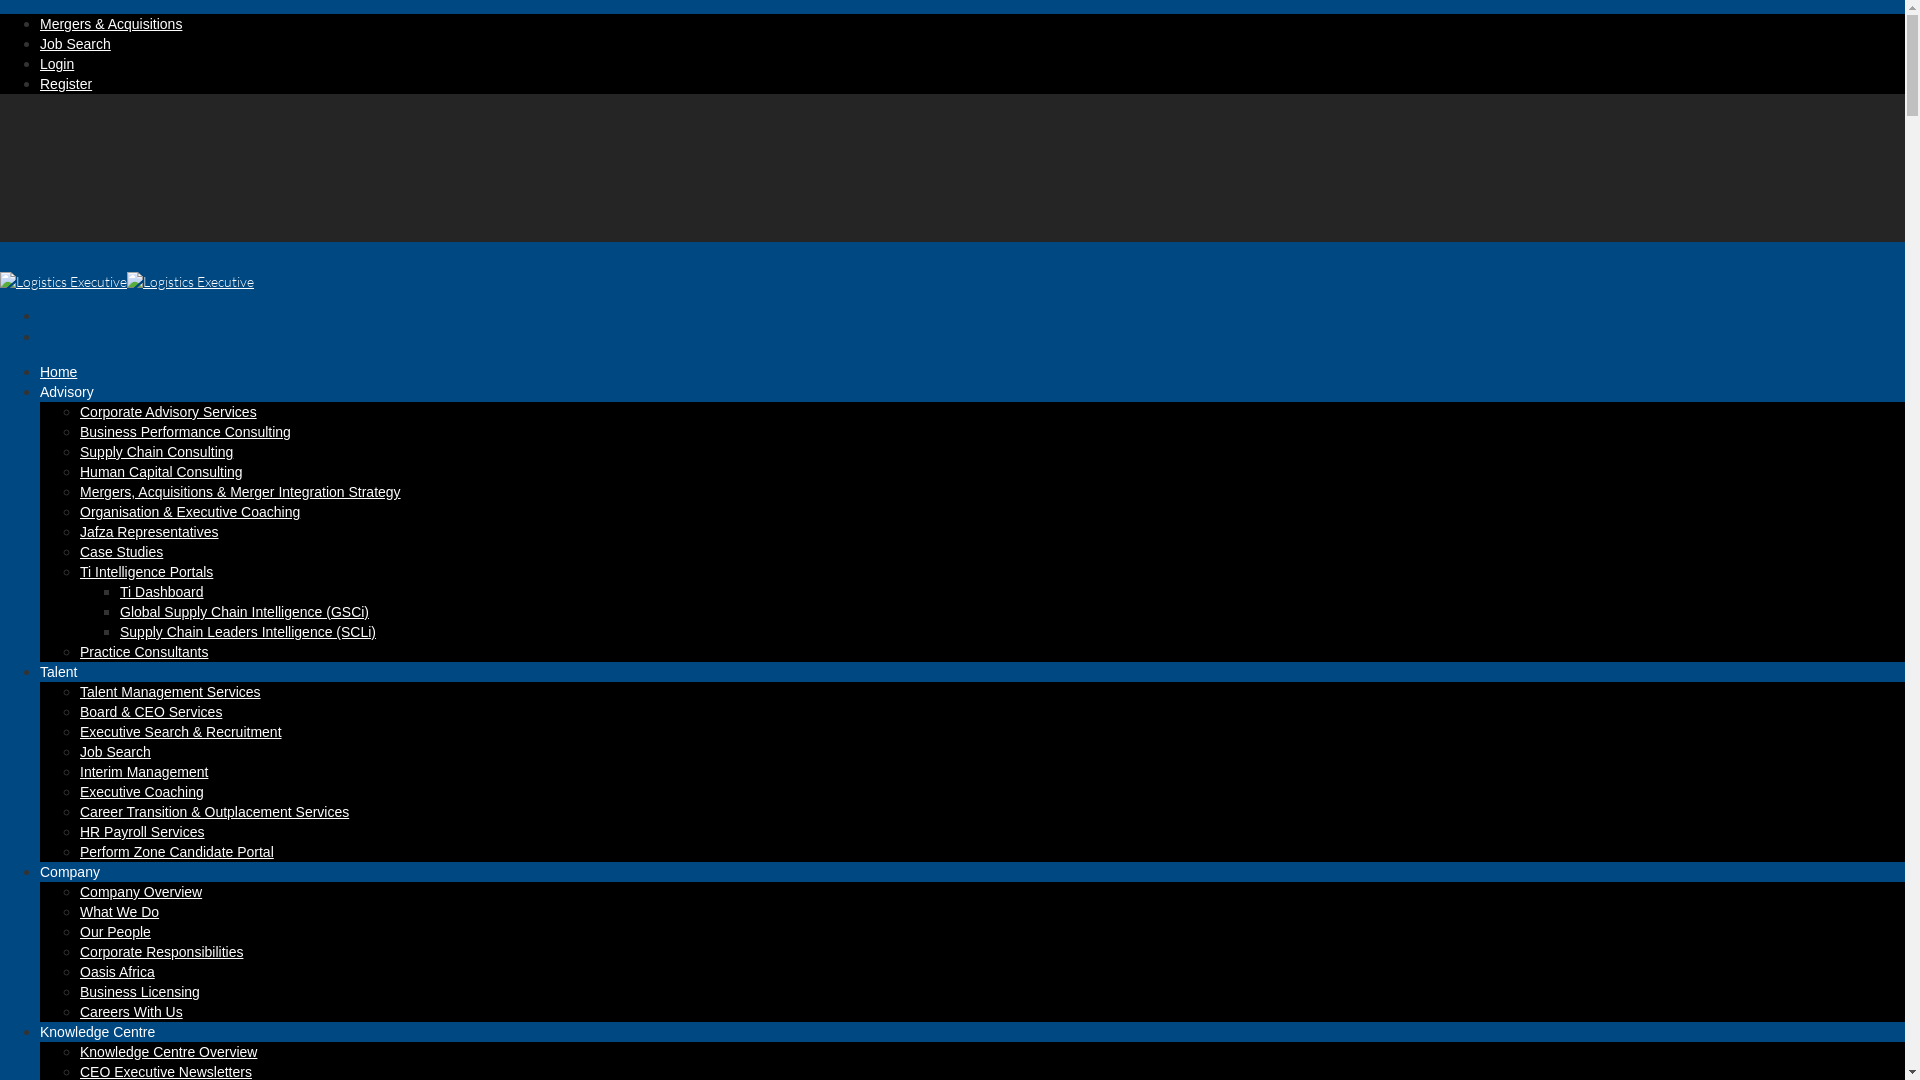 Image resolution: width=1920 pixels, height=1080 pixels. Describe the element at coordinates (247, 632) in the screenshot. I see `'Supply Chain Leaders Intelligence (SCLi)'` at that location.